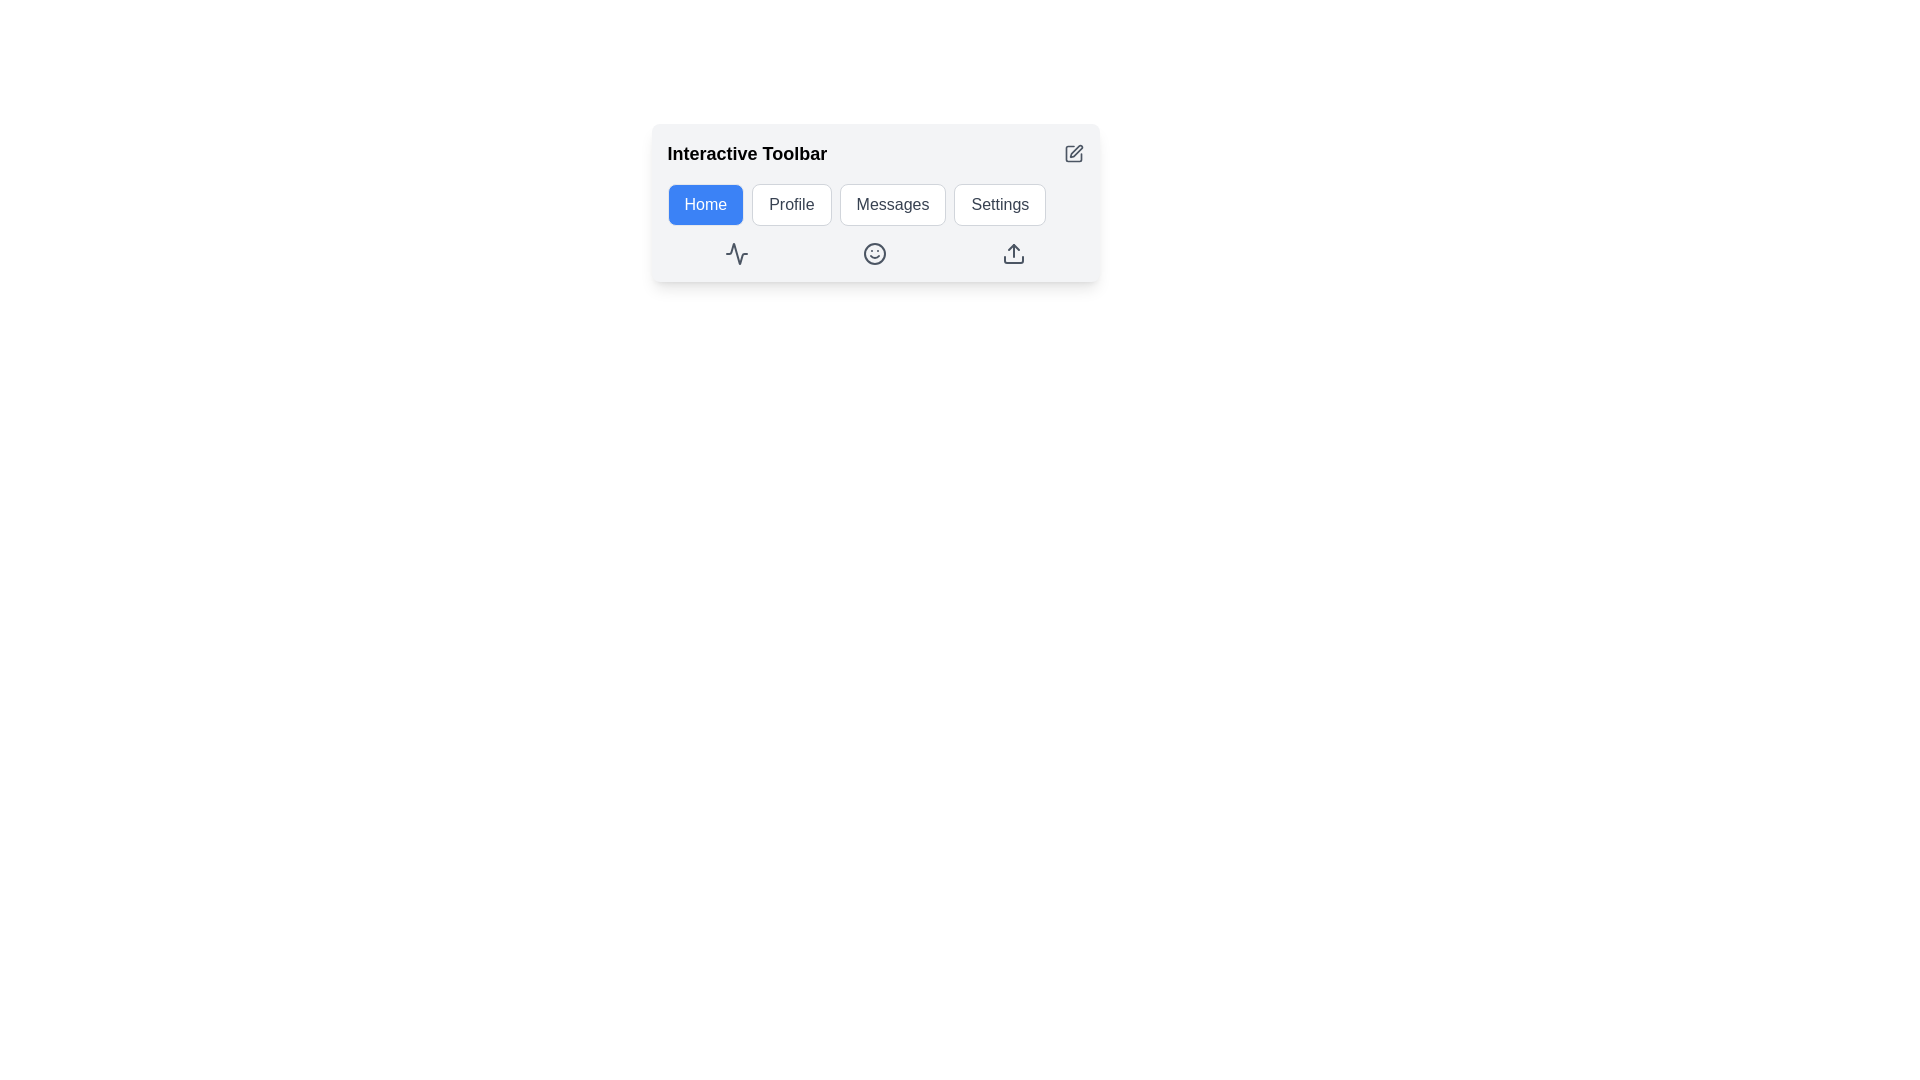  Describe the element at coordinates (746, 153) in the screenshot. I see `the bold textual label reading 'Interactive Toolbar', which is located at the top-left corner of the toolbar and aligned vertically with the toolbar’s icons` at that location.